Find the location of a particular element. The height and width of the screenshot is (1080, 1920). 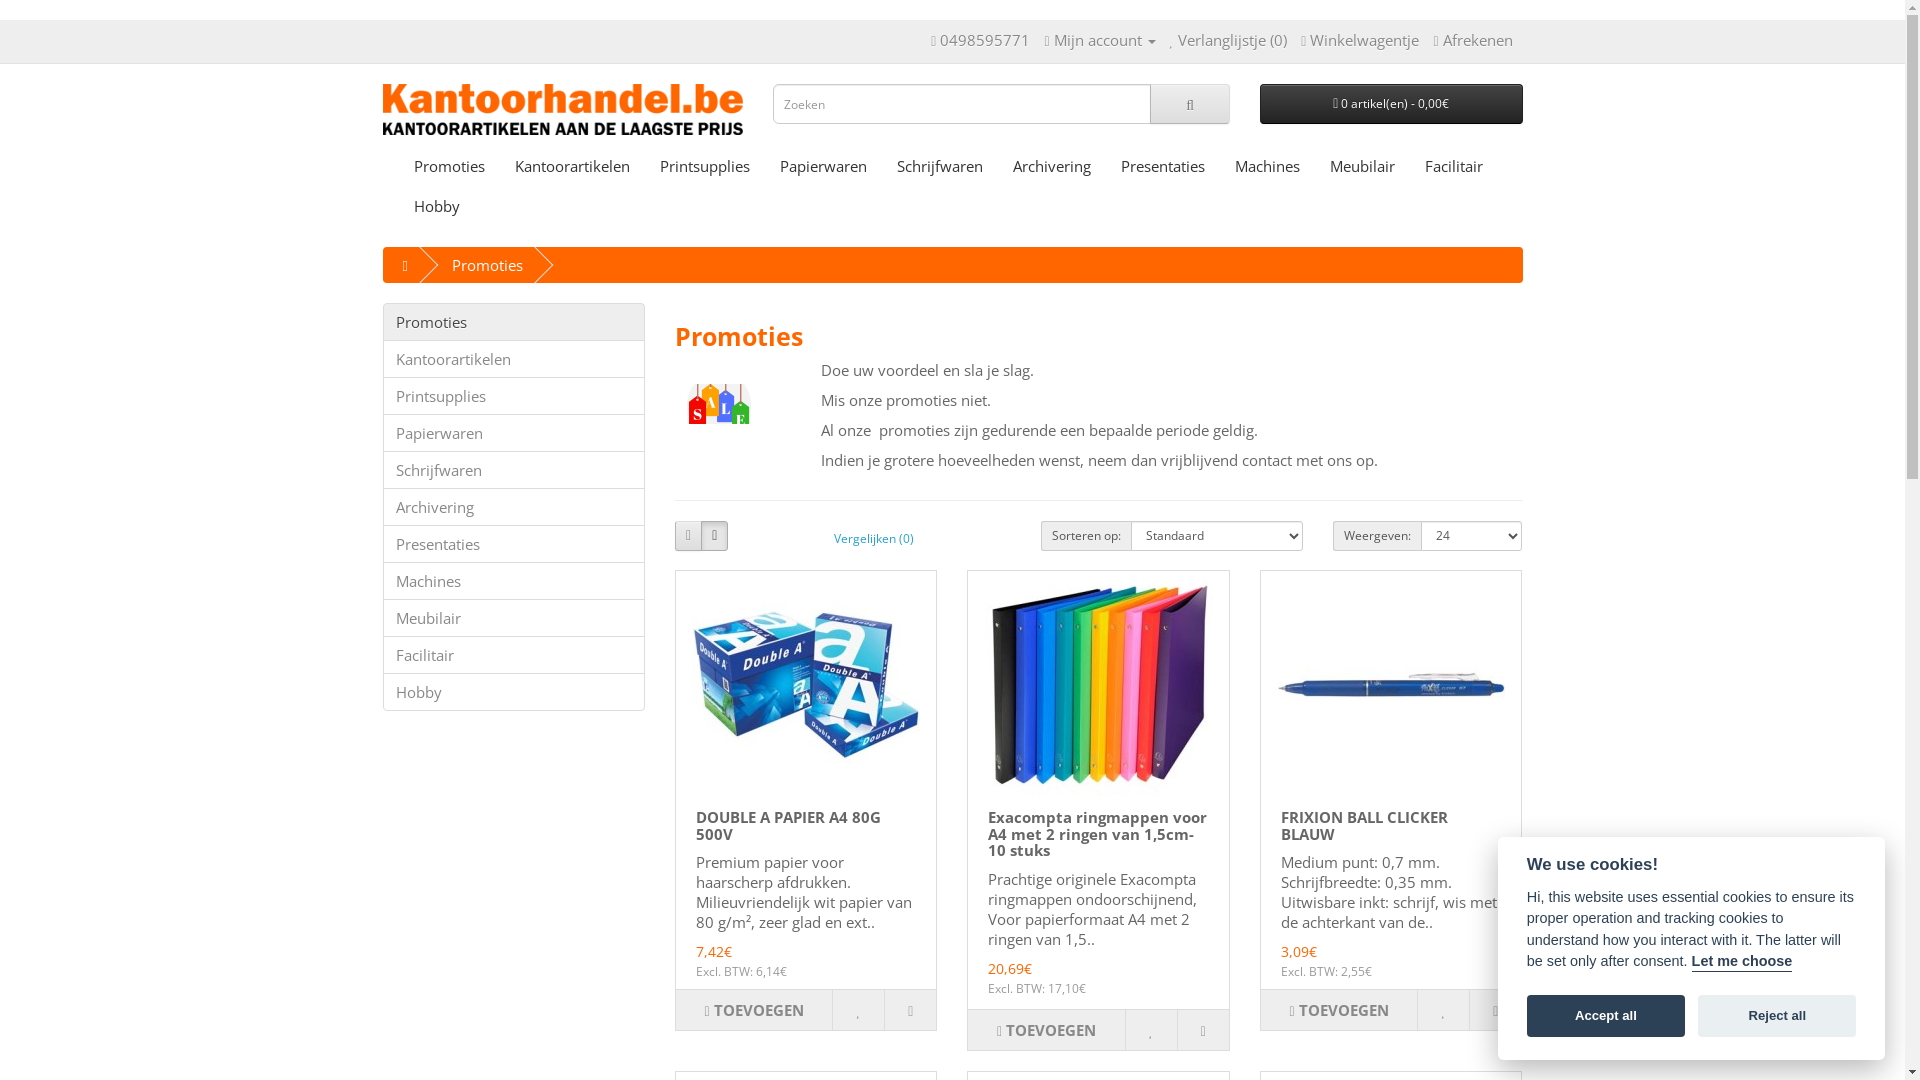

'Promoties' is located at coordinates (447, 164).